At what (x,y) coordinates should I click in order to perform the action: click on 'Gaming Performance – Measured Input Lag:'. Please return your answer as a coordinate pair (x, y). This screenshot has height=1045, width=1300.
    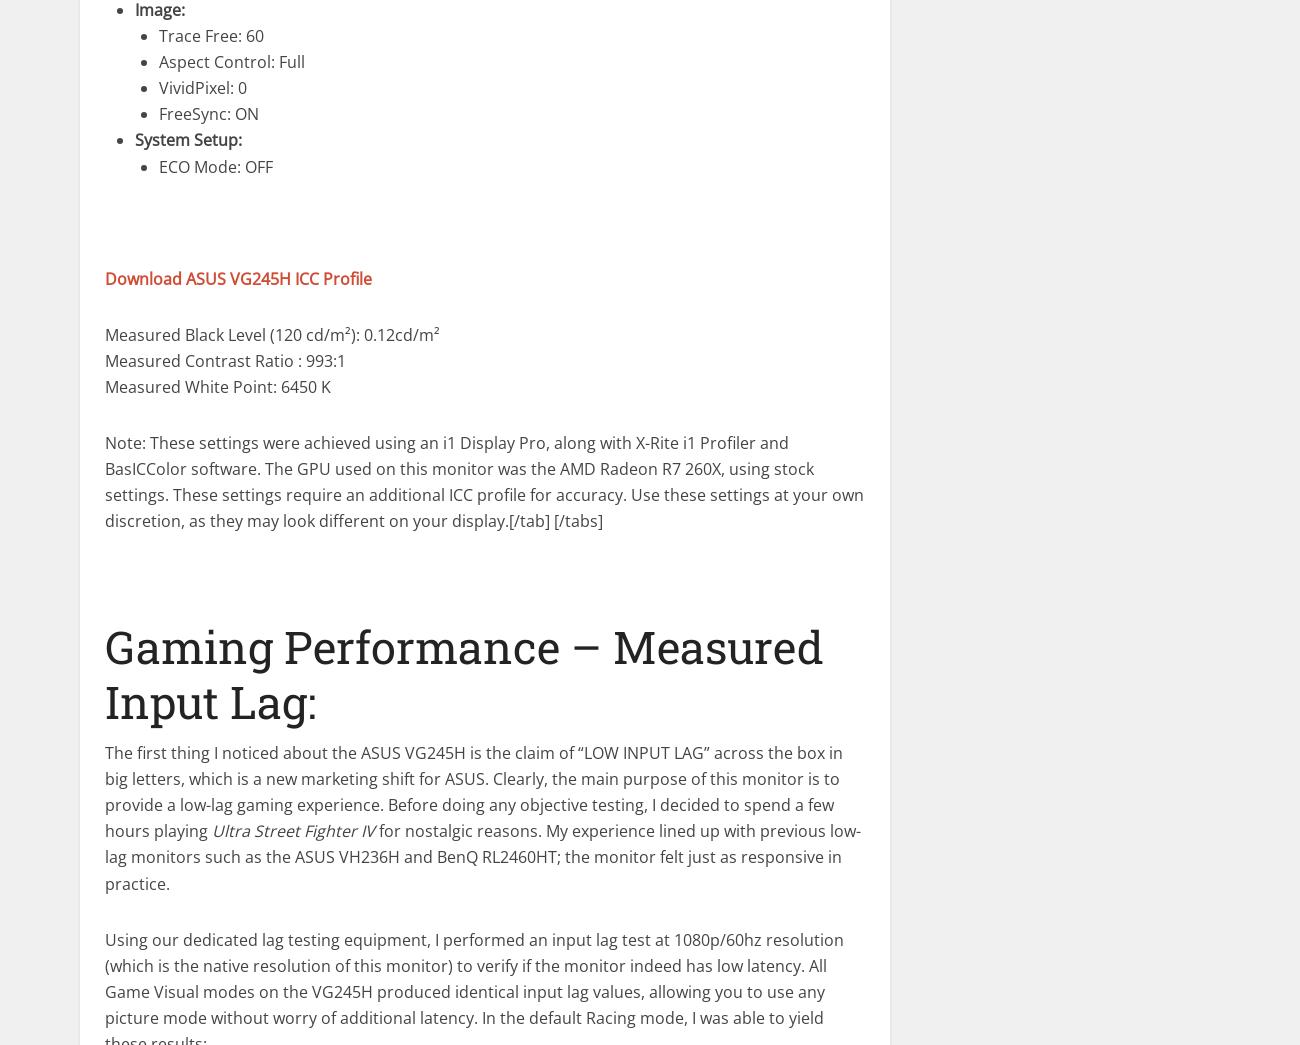
    Looking at the image, I should click on (463, 674).